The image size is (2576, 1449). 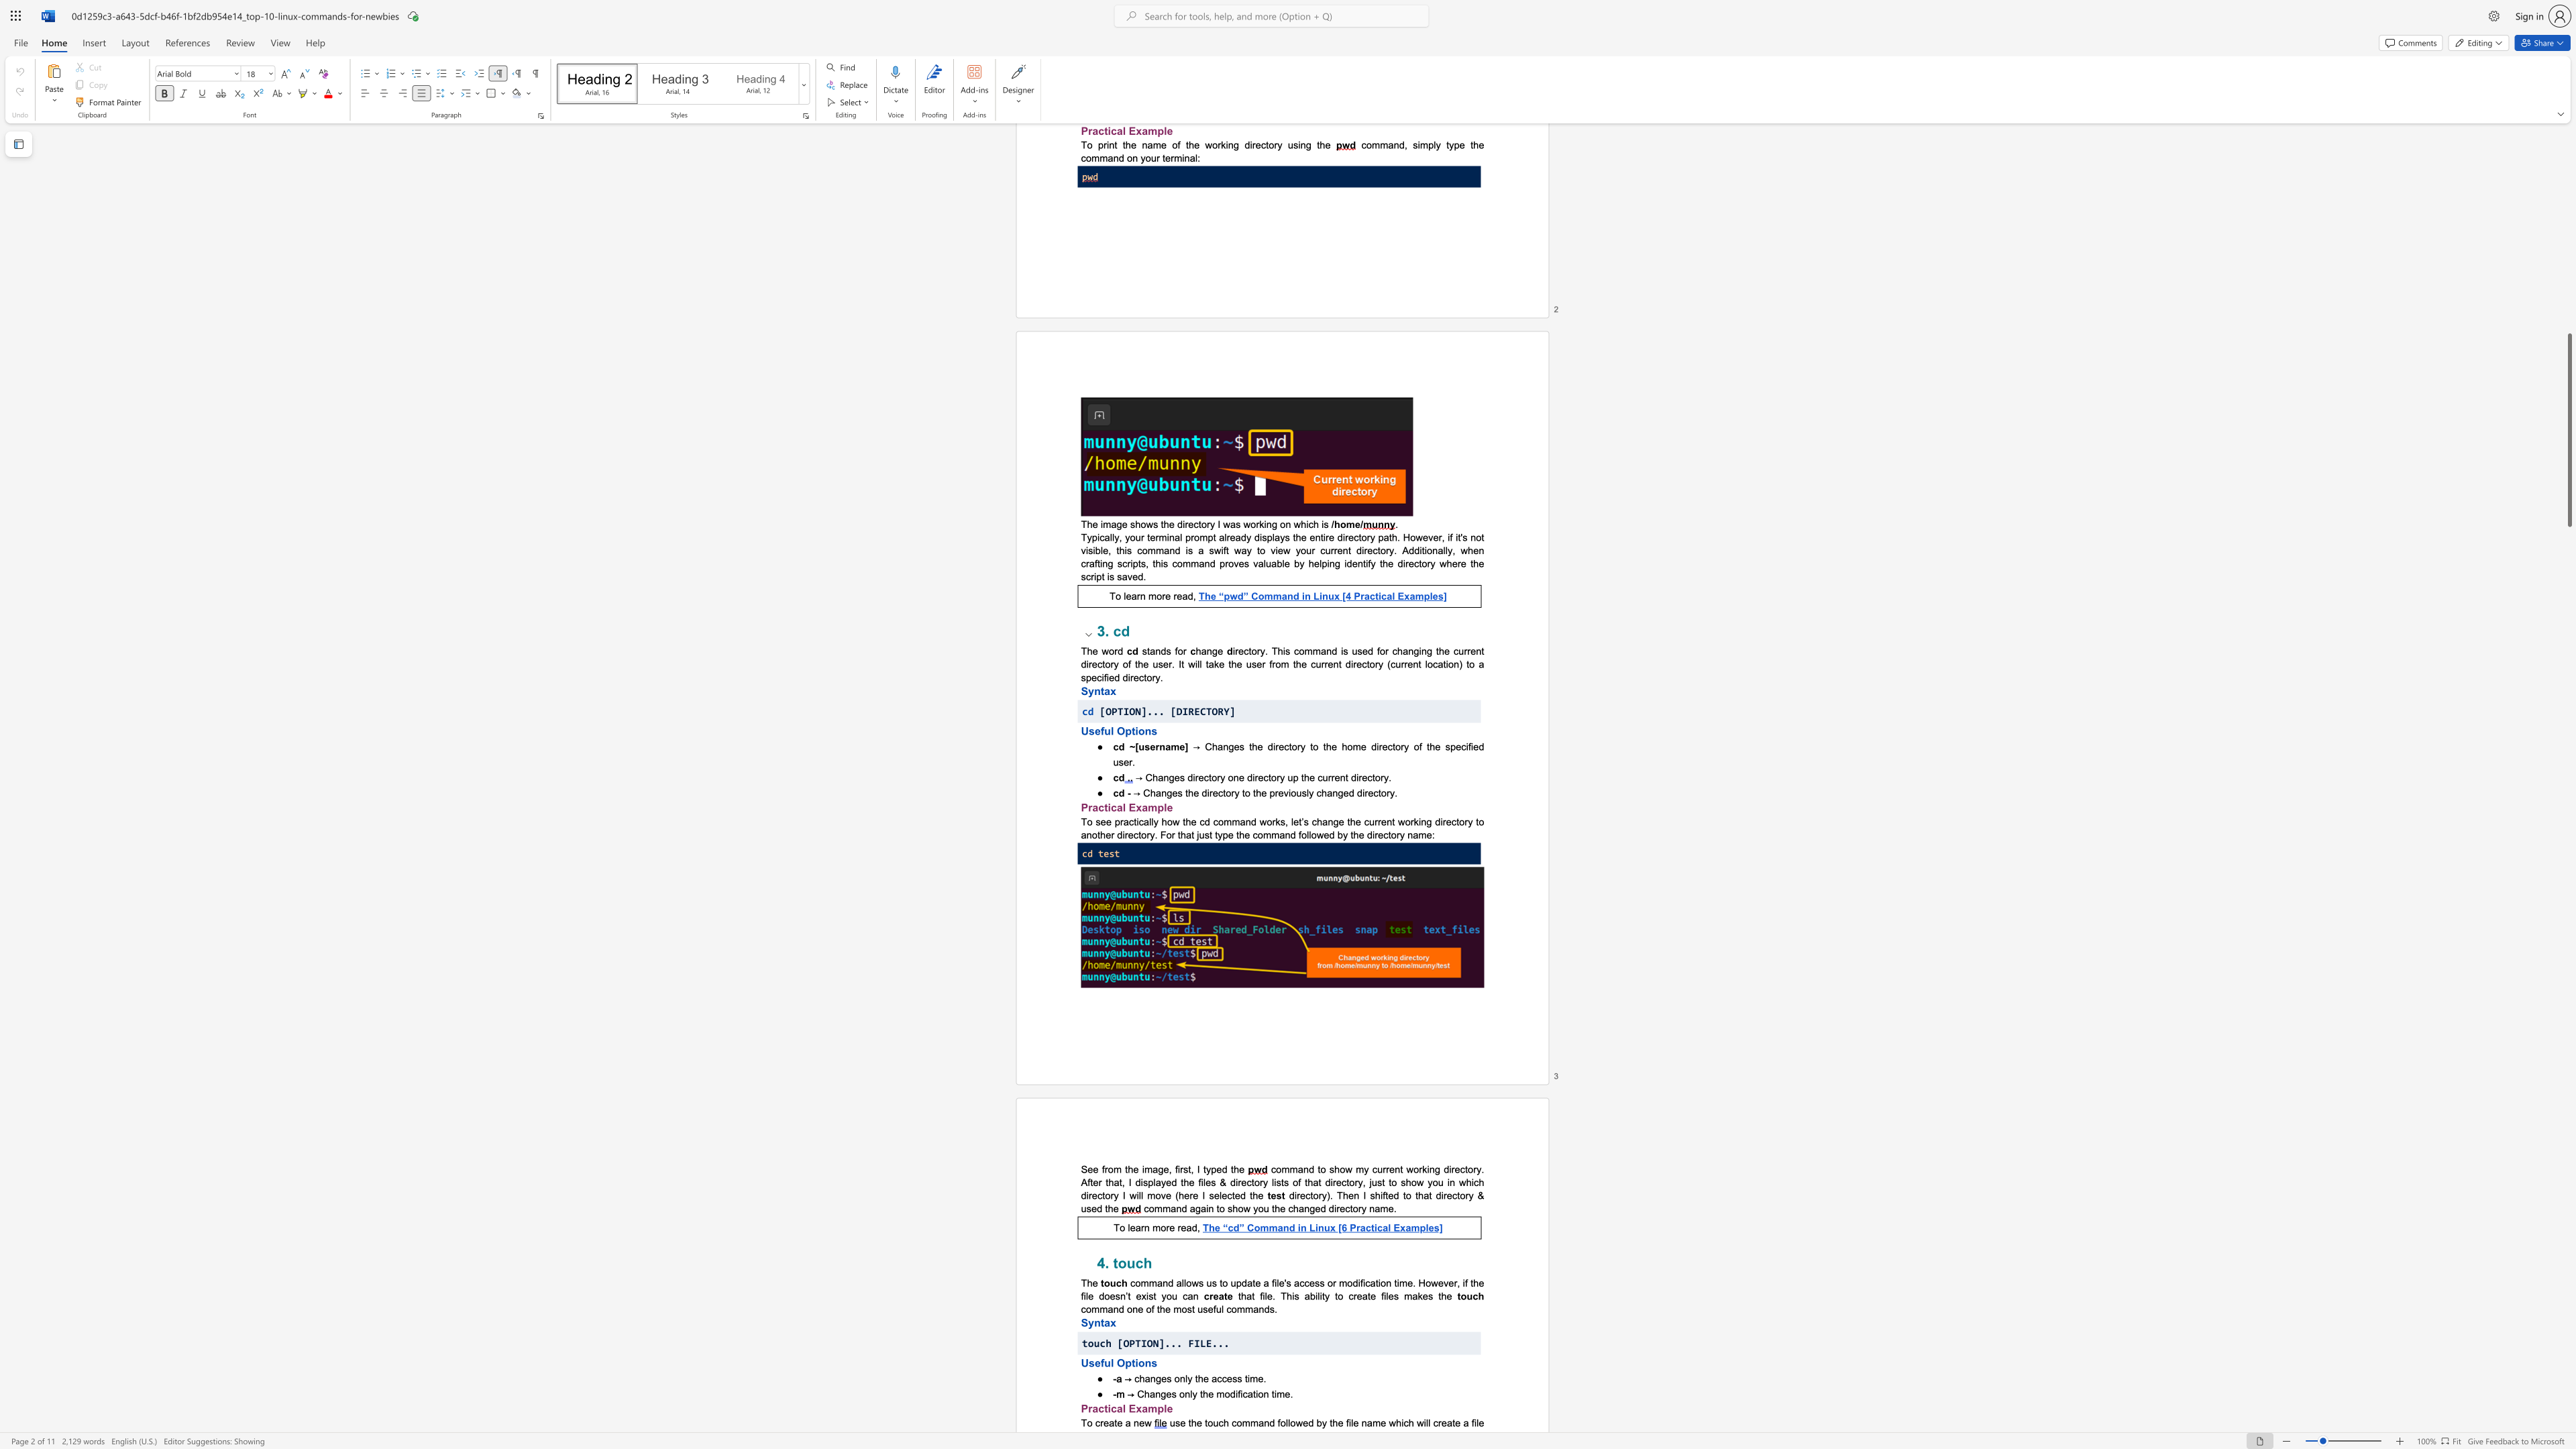 What do you see at coordinates (1260, 1378) in the screenshot?
I see `the 4th character "e" in the text` at bounding box center [1260, 1378].